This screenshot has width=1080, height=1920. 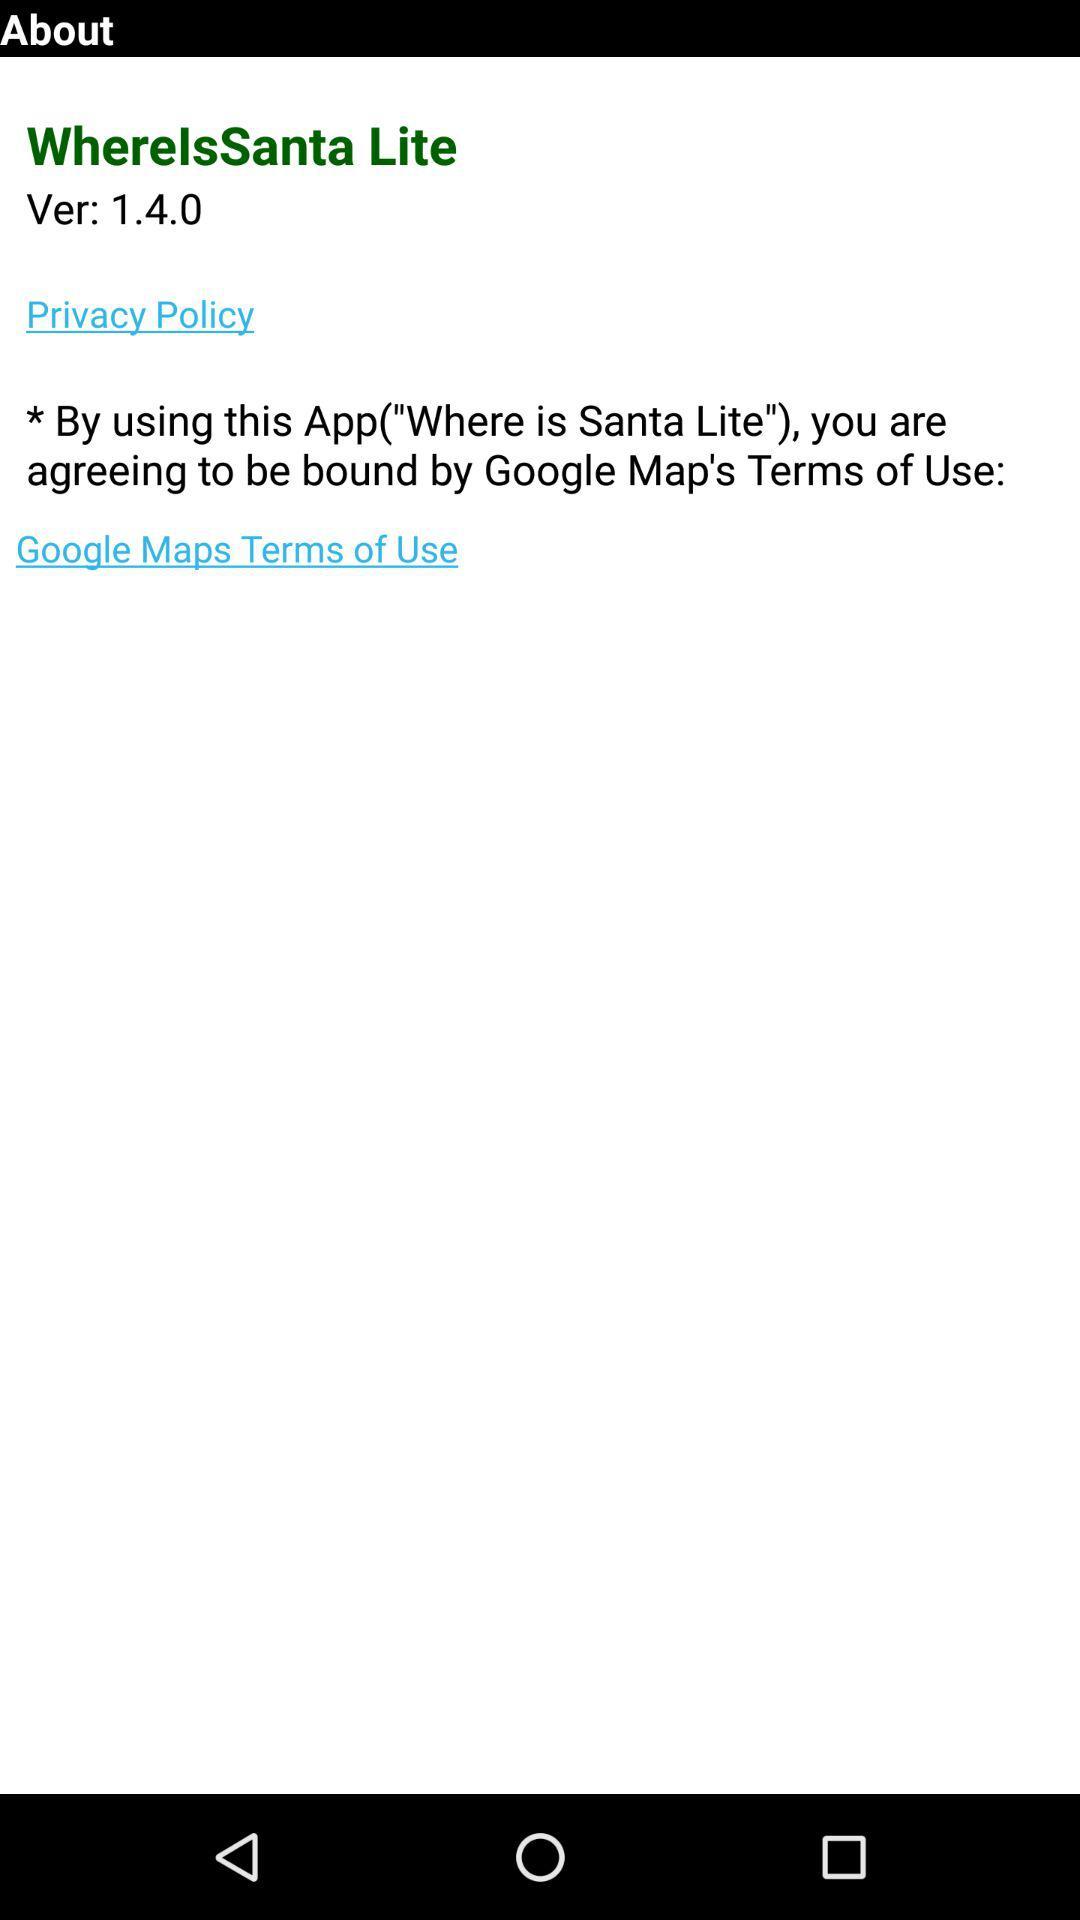 What do you see at coordinates (553, 312) in the screenshot?
I see `privacy policy item` at bounding box center [553, 312].